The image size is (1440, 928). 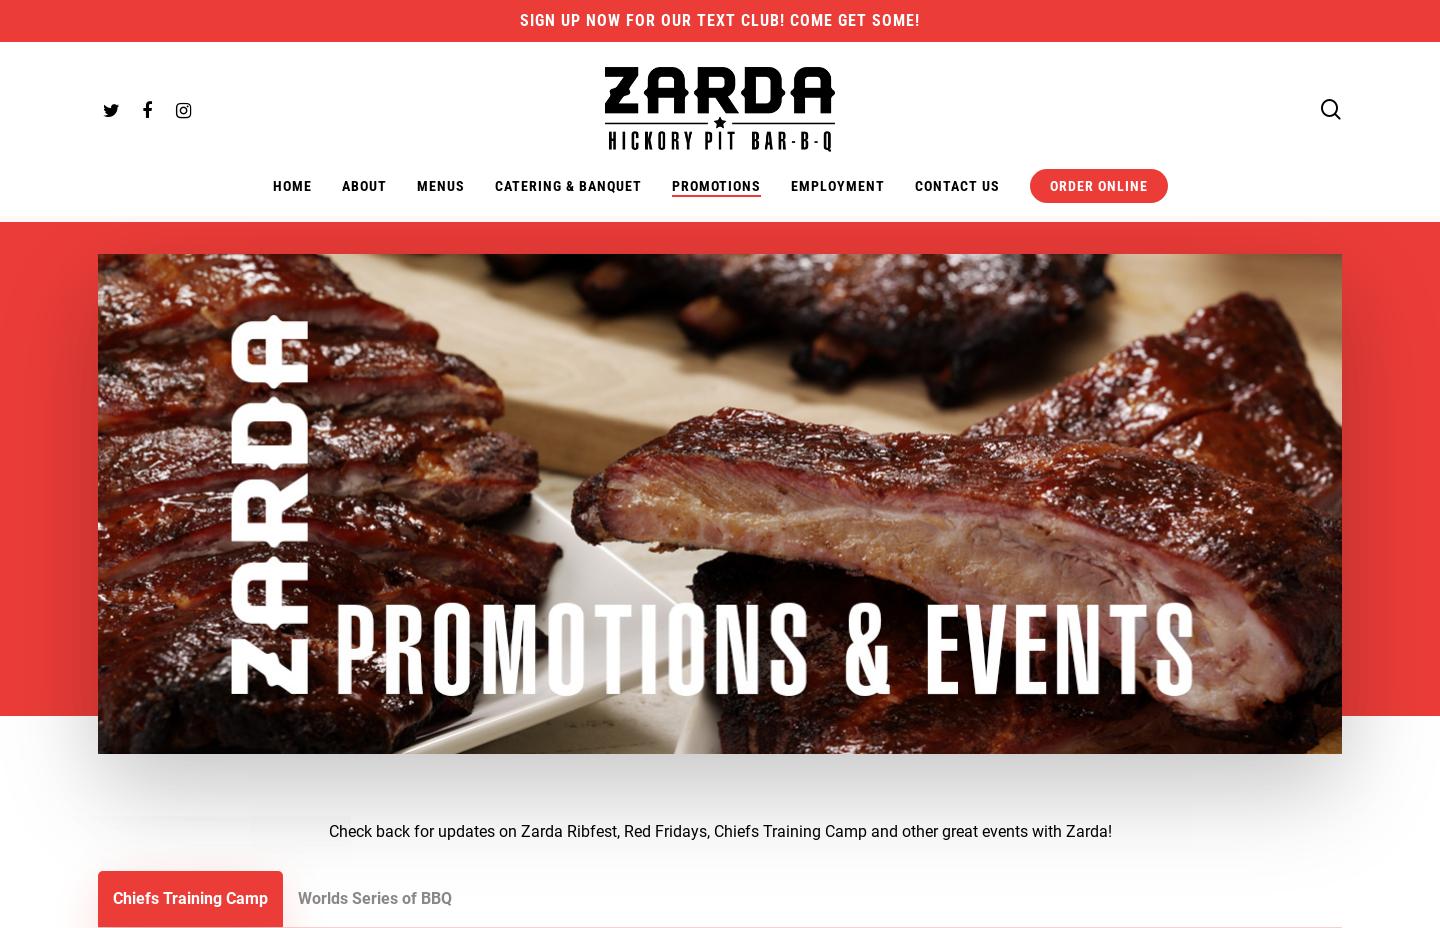 What do you see at coordinates (440, 185) in the screenshot?
I see `'Menus'` at bounding box center [440, 185].